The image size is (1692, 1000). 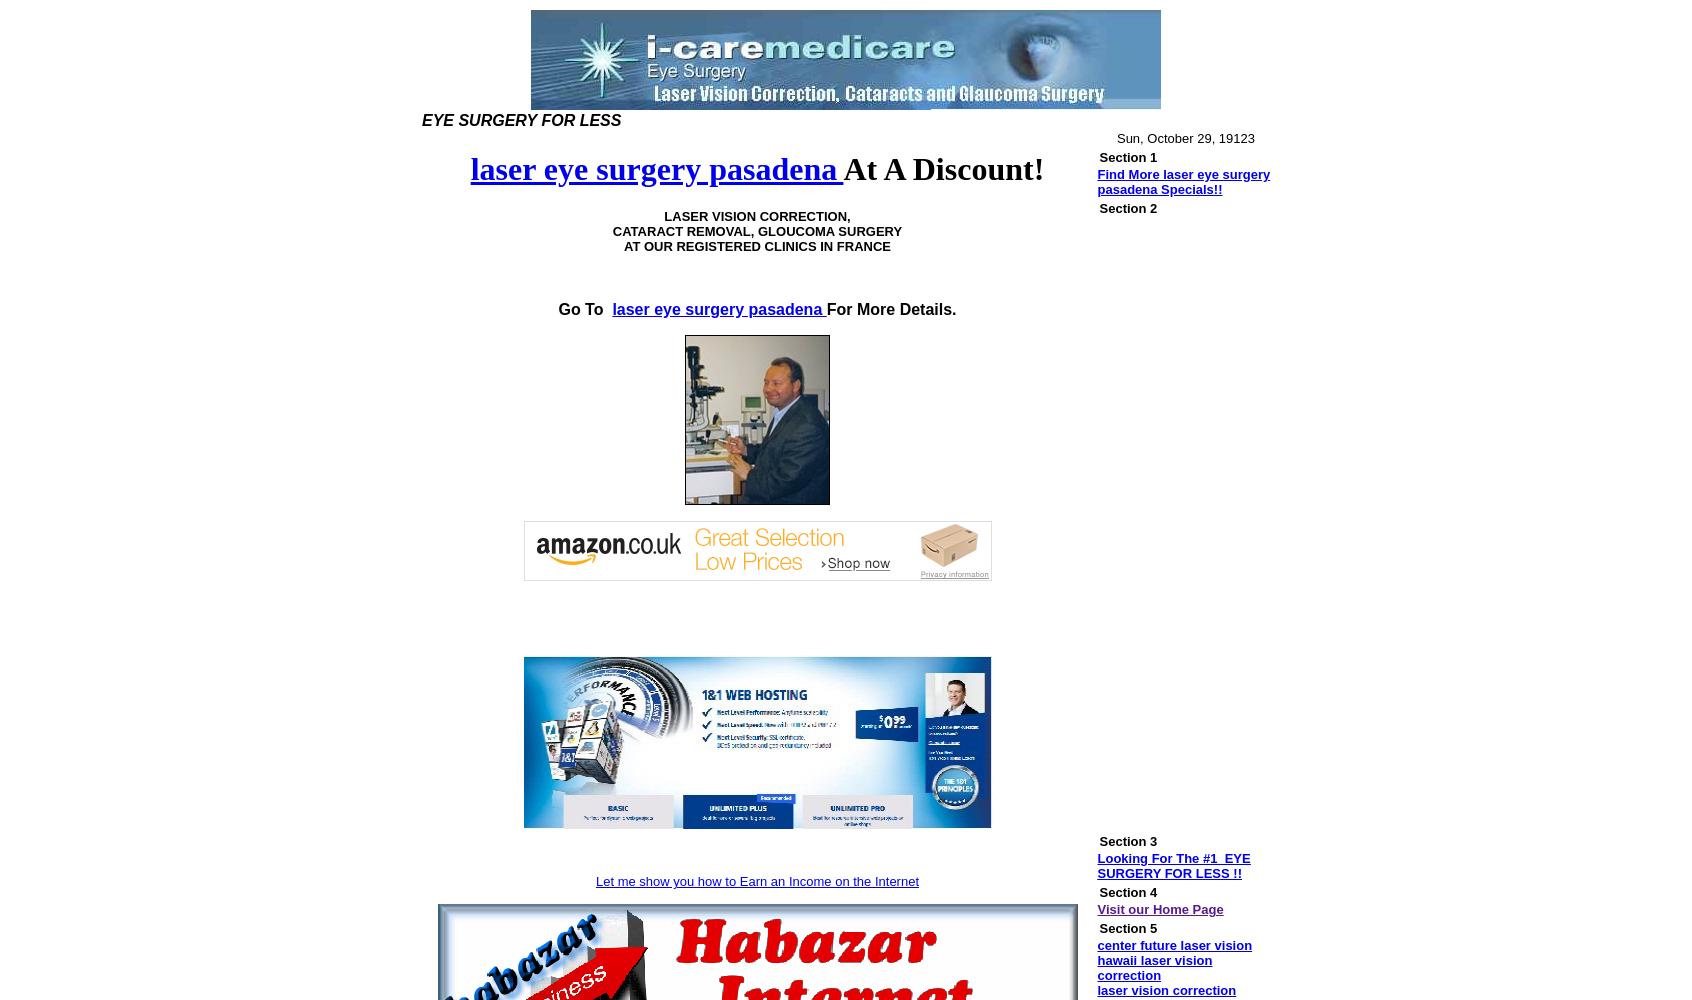 I want to click on 'Sun, October 29, 19123', so click(x=1184, y=138).